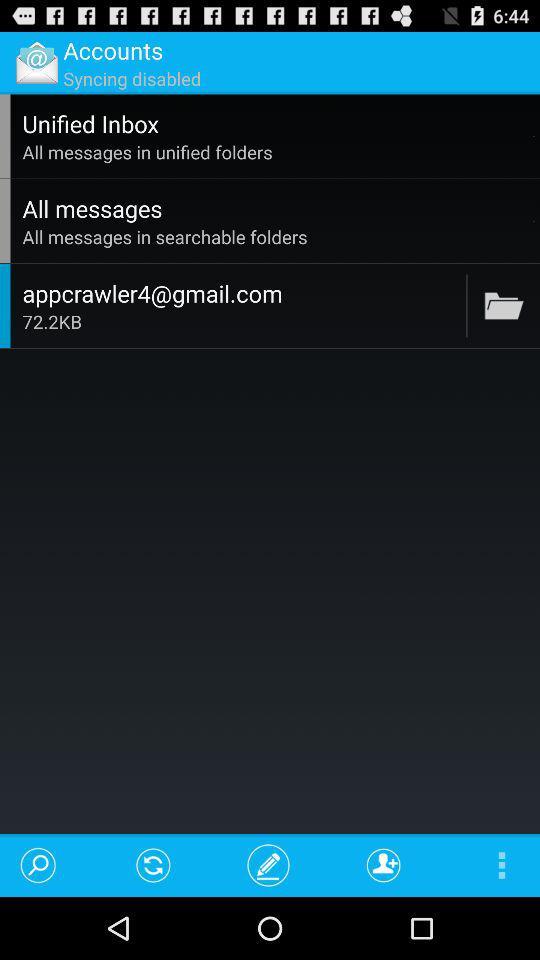 The width and height of the screenshot is (540, 960). What do you see at coordinates (534, 221) in the screenshot?
I see `the icon to the right of all messages app` at bounding box center [534, 221].